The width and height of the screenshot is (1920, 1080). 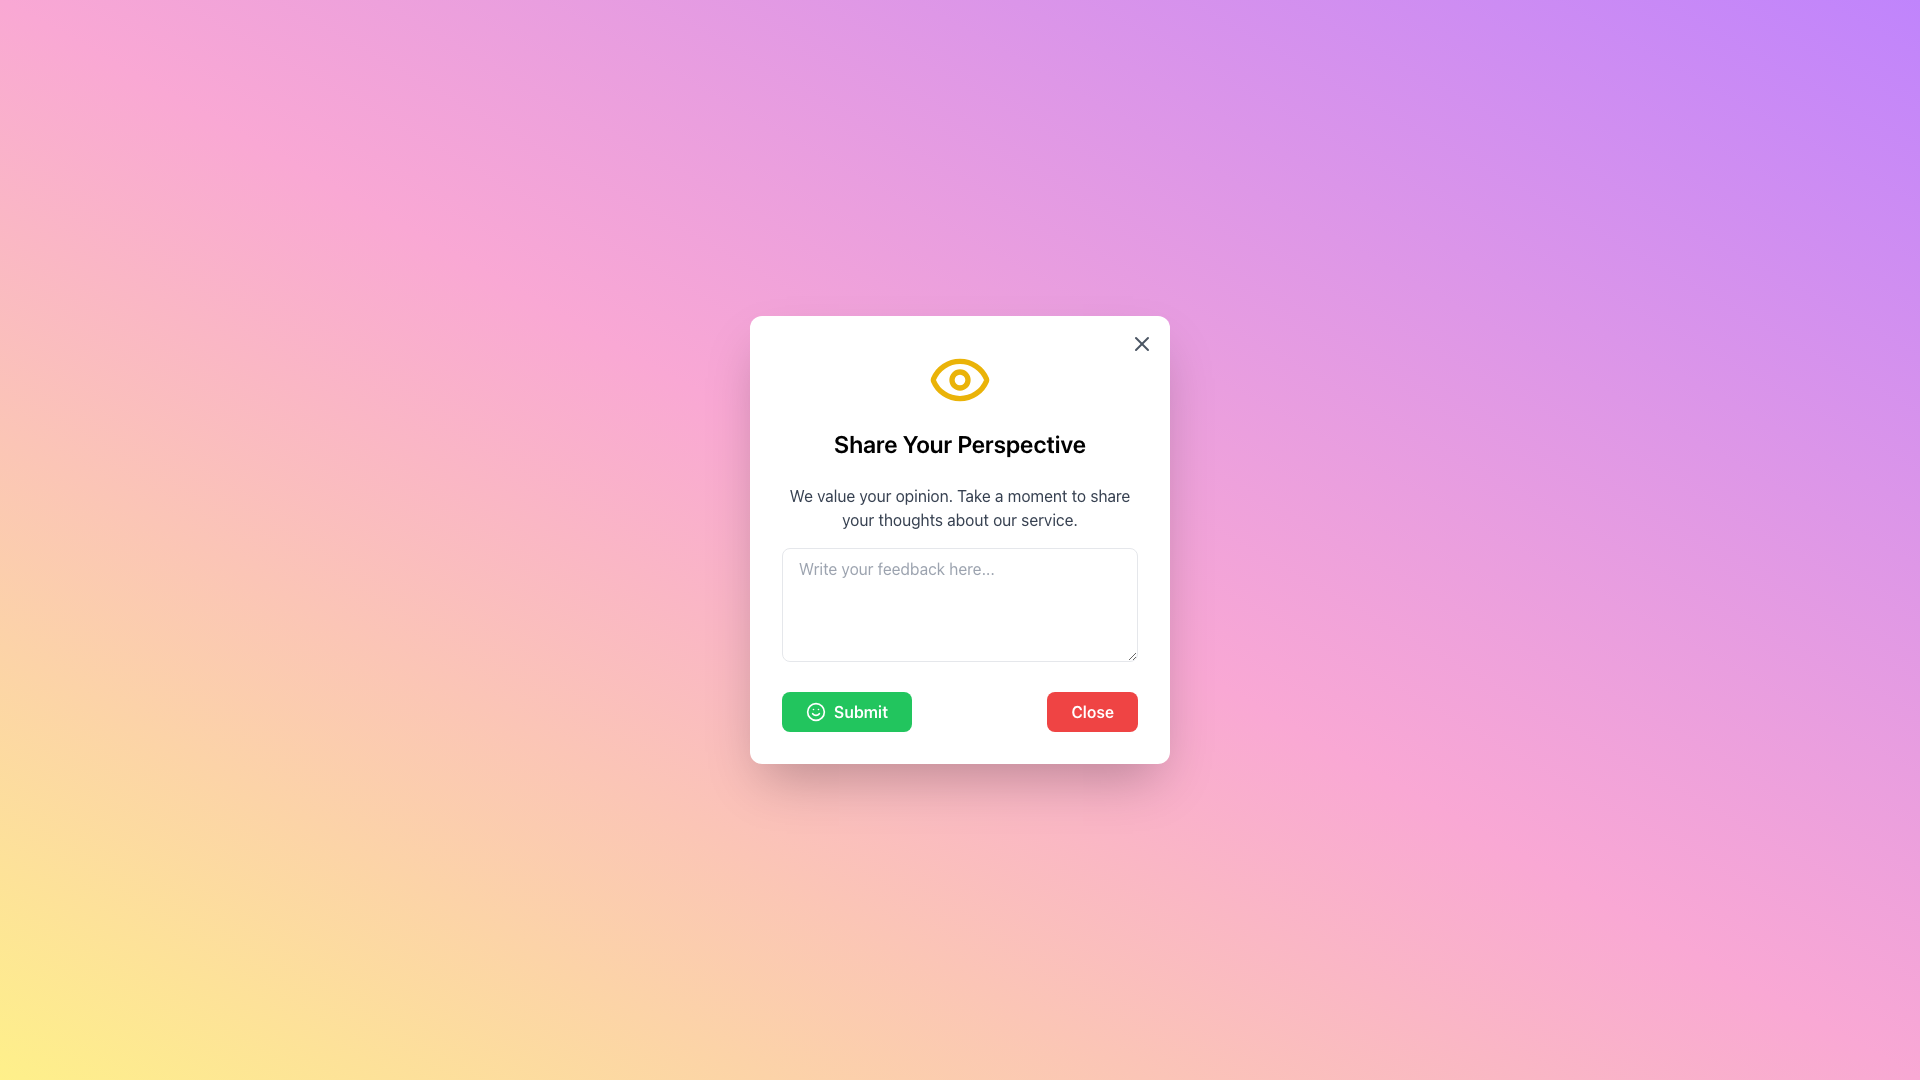 What do you see at coordinates (847, 711) in the screenshot?
I see `the 'Submit' button located at the lower-left corner of the modal dialog to observe hover effects` at bounding box center [847, 711].